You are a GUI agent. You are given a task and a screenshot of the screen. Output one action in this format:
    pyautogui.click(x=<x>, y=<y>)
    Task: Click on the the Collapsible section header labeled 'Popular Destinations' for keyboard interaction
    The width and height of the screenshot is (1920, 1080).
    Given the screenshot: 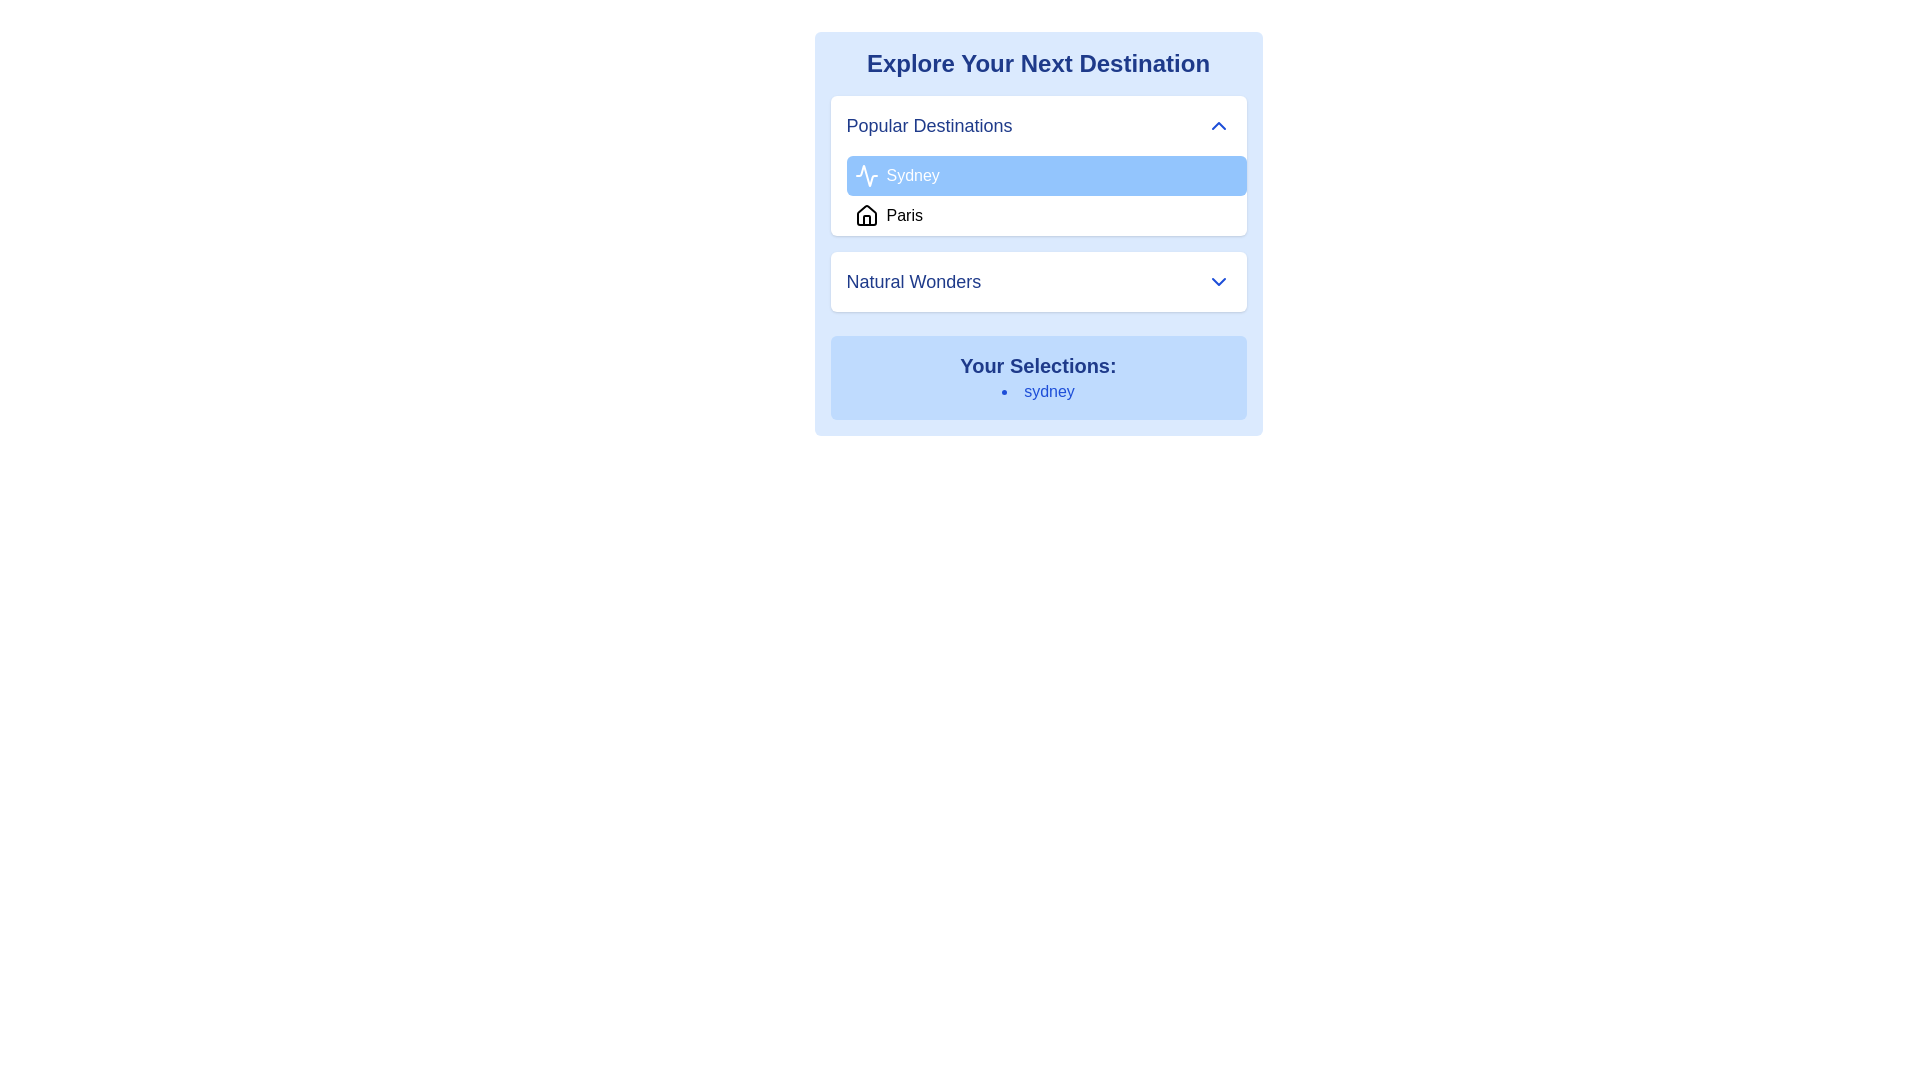 What is the action you would take?
    pyautogui.click(x=1038, y=126)
    